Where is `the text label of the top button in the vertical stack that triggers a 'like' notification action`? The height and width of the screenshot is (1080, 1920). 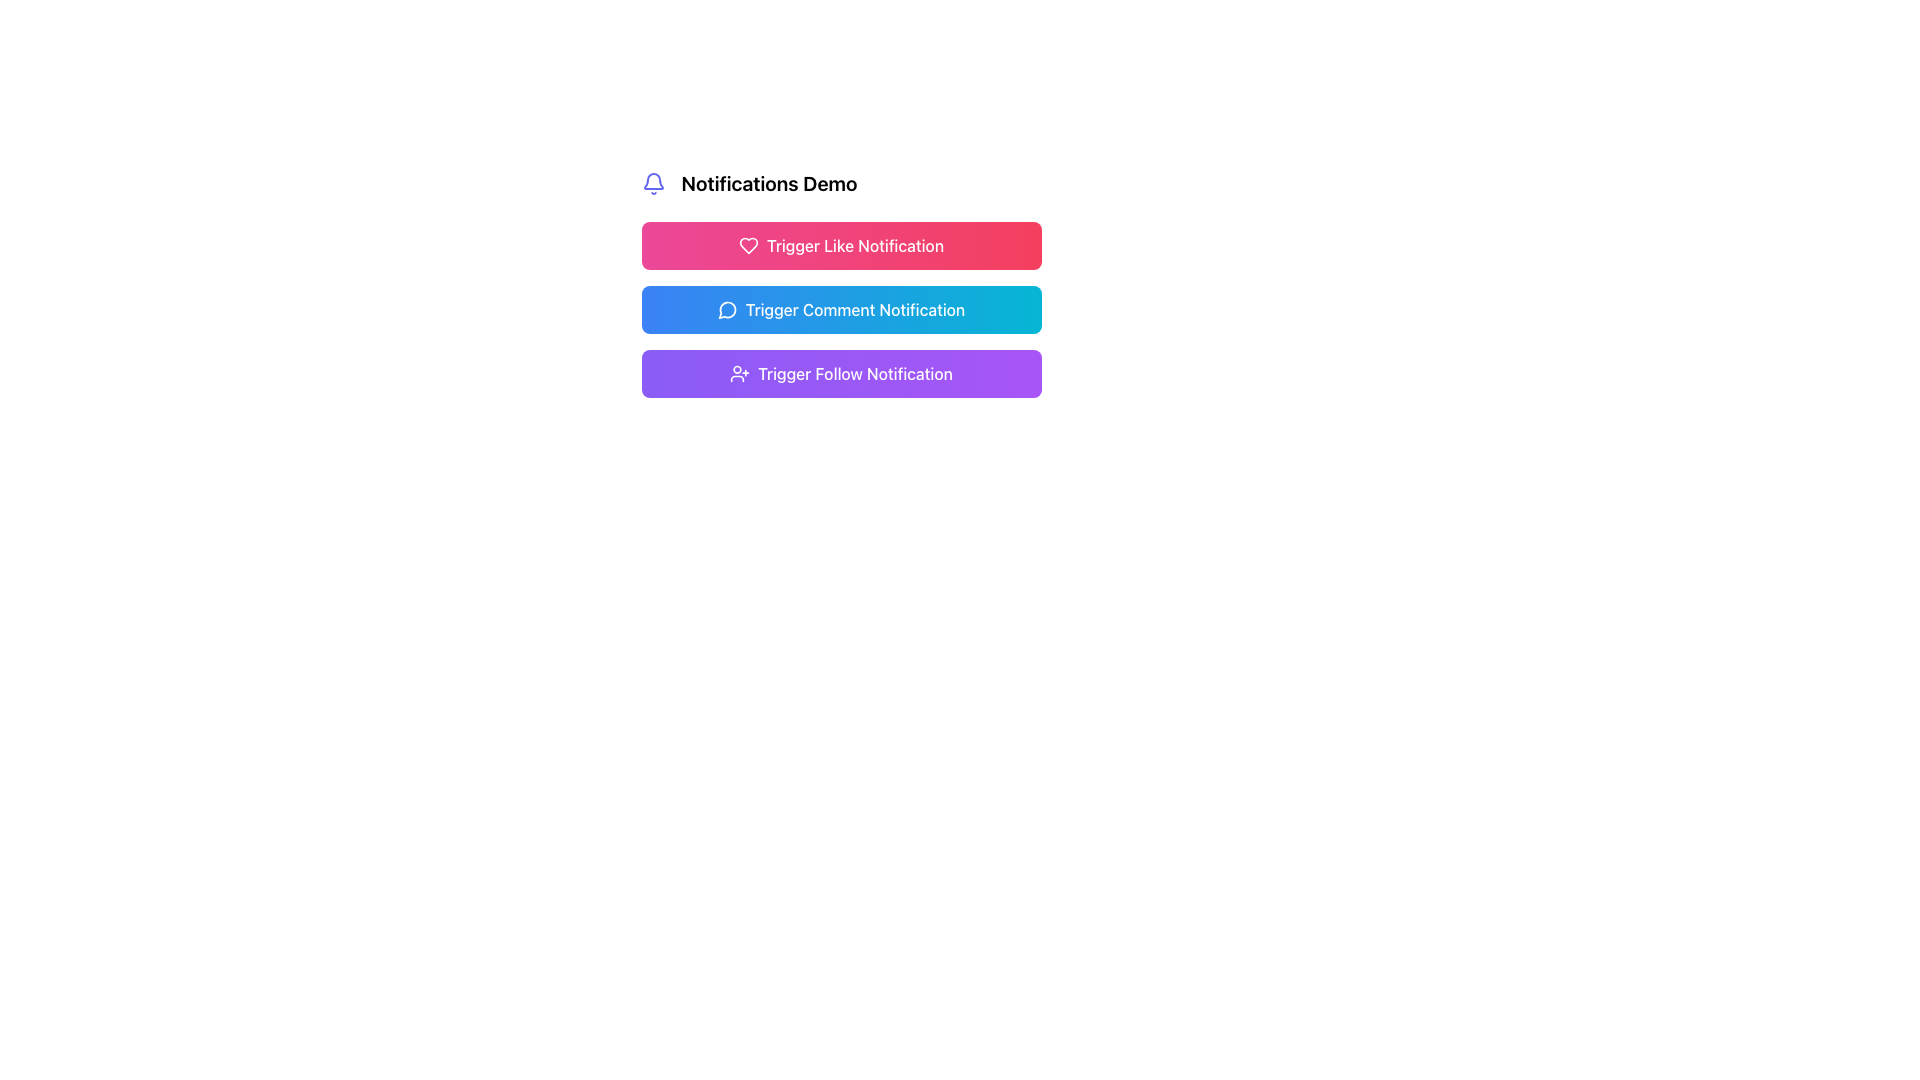
the text label of the top button in the vertical stack that triggers a 'like' notification action is located at coordinates (855, 245).